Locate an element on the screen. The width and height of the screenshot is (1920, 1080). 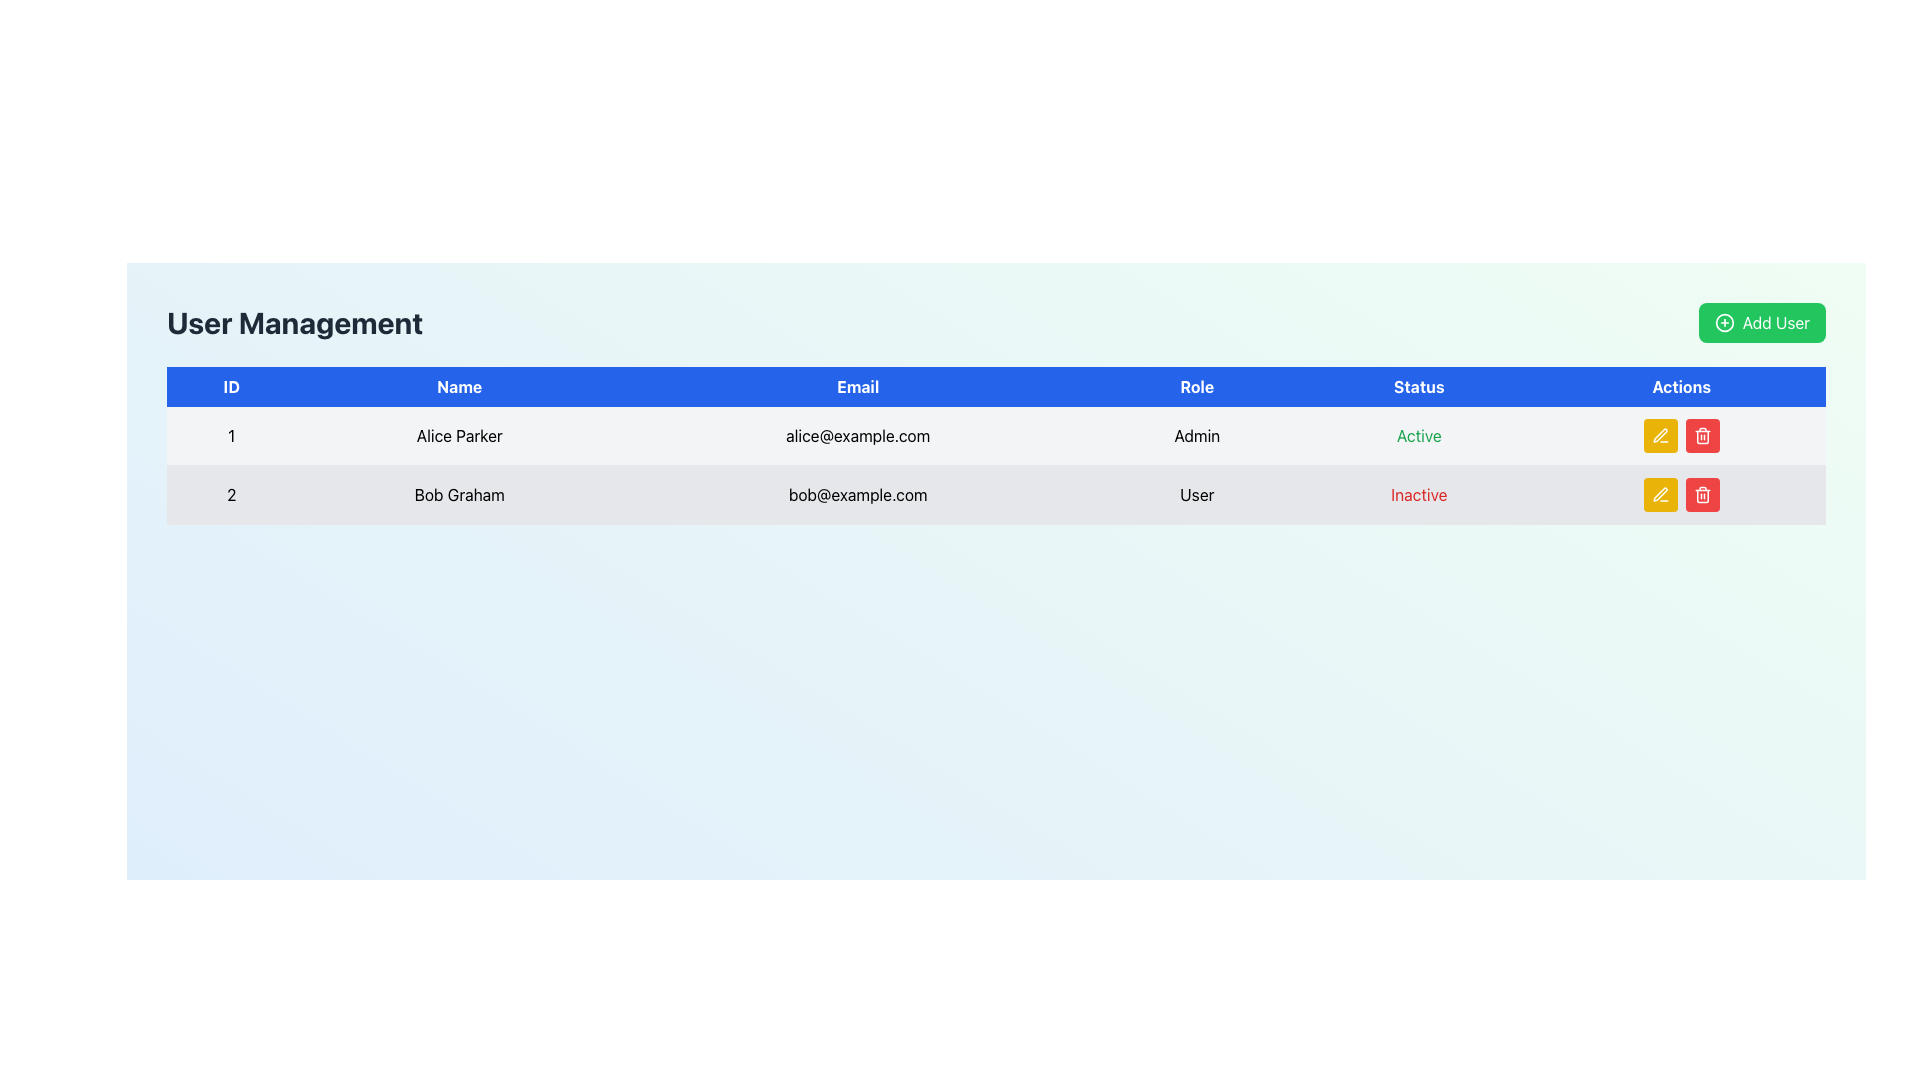
the Table Header Cell indicating the 'Name' attribute in the second position of the table header is located at coordinates (458, 386).